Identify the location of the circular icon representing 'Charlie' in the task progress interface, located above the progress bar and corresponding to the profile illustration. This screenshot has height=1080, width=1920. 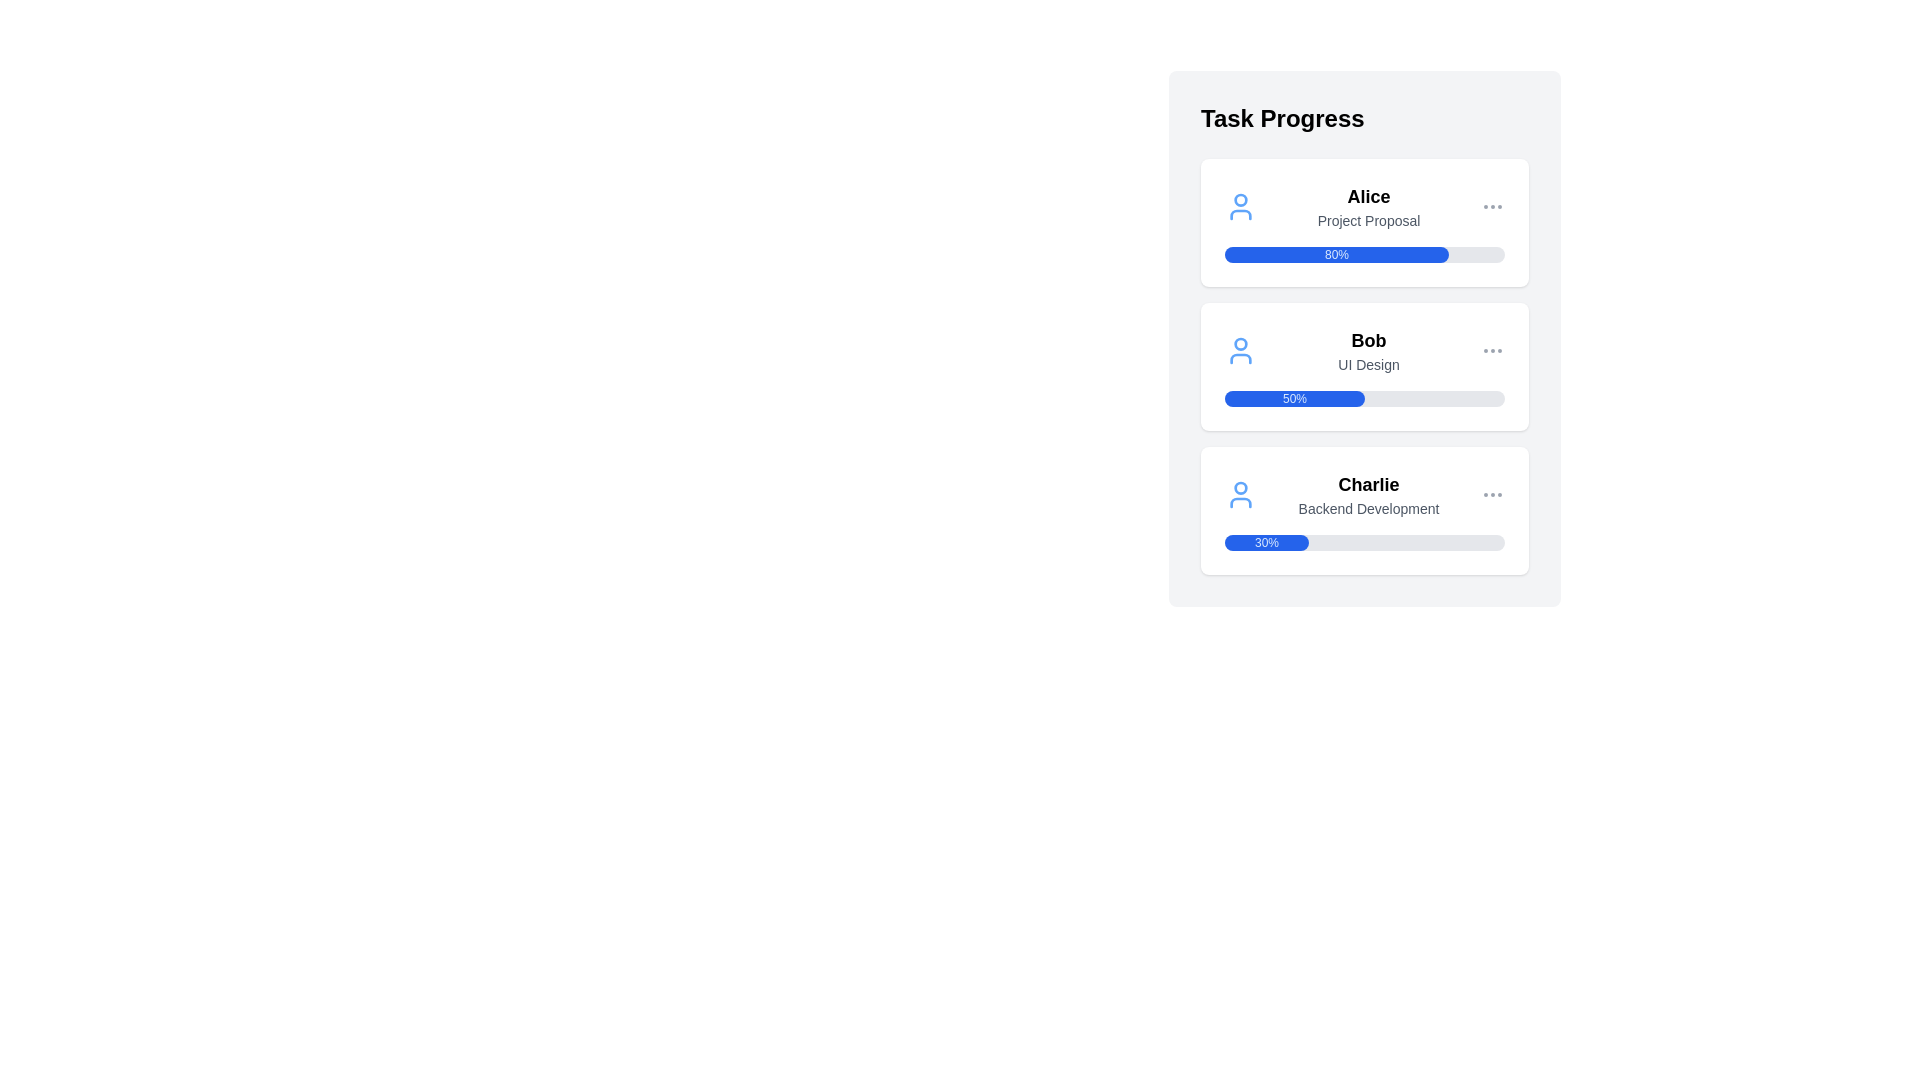
(1240, 488).